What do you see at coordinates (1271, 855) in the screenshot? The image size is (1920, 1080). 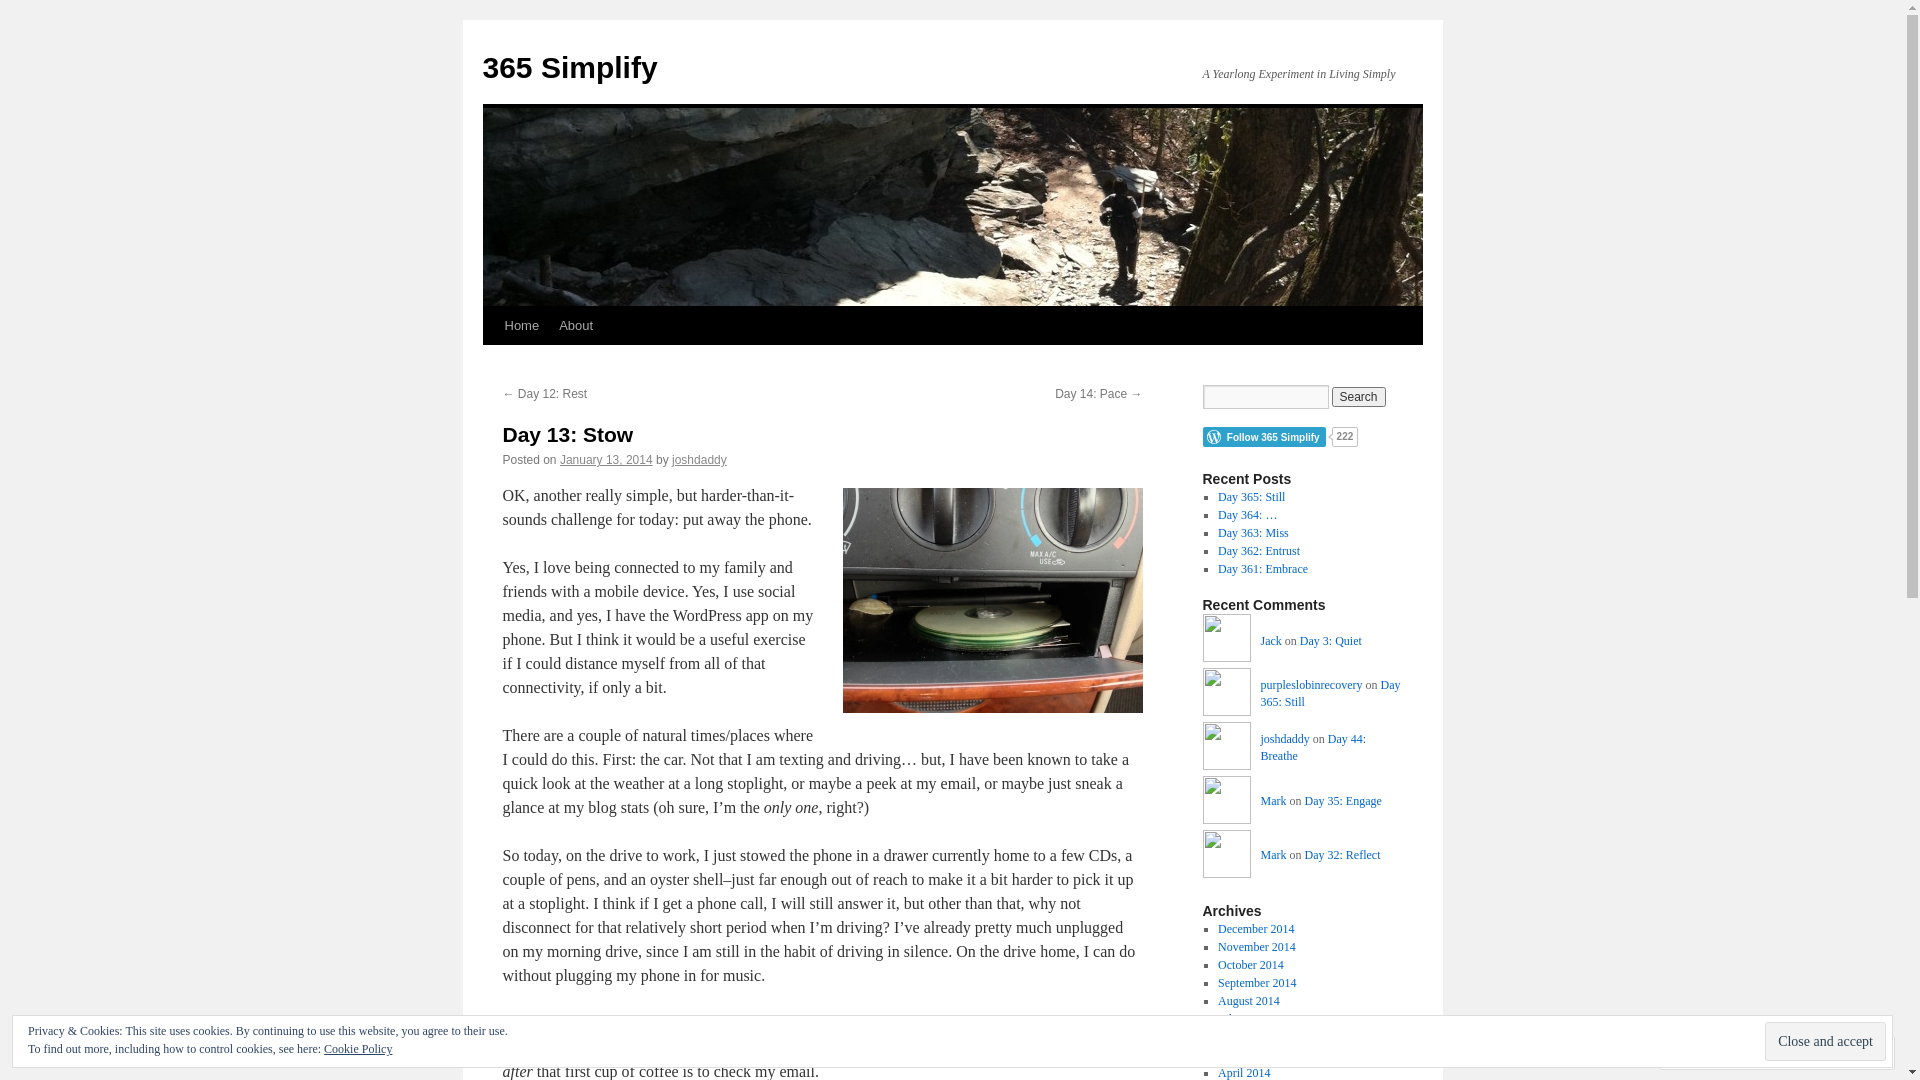 I see `'Mark'` at bounding box center [1271, 855].